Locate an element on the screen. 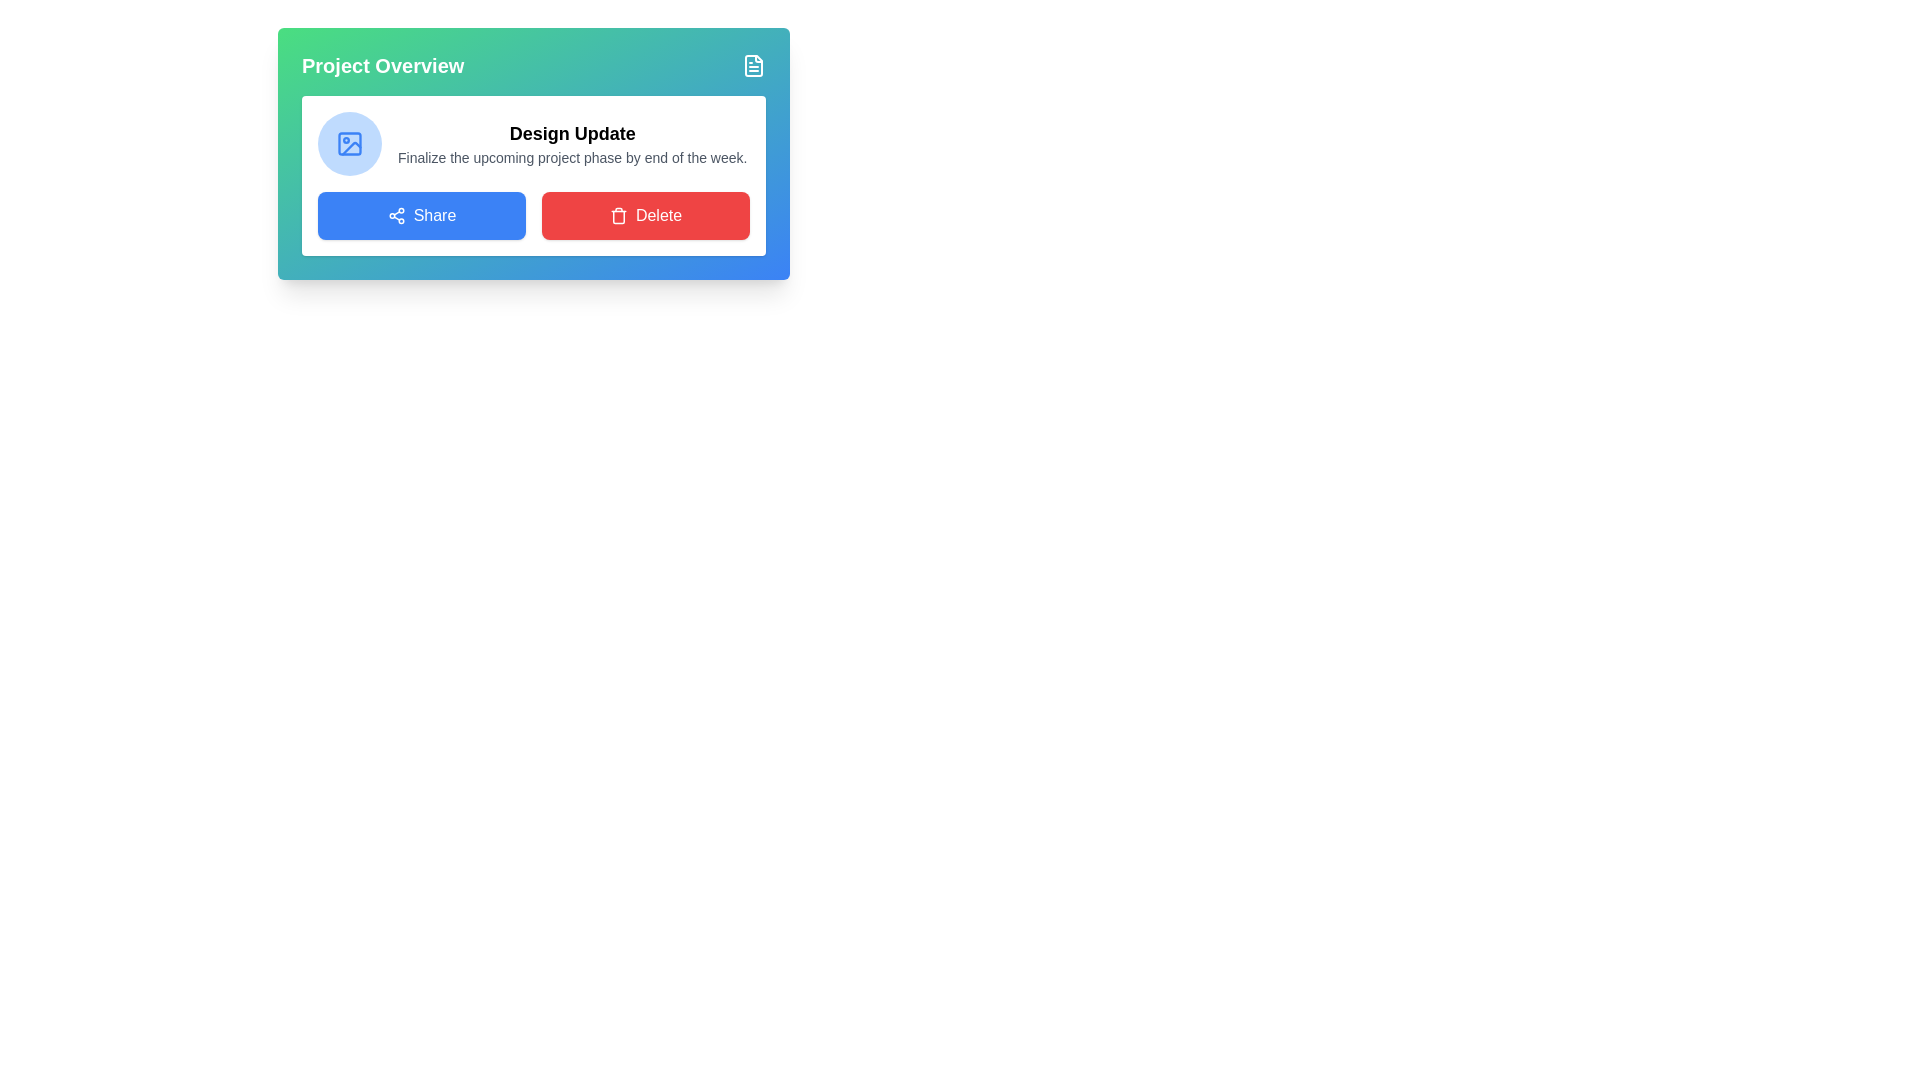 This screenshot has height=1080, width=1920. the small share icon, which is a clean and modern styled icon with three circles connected by lines, positioned to the left of the 'Share' button on a blue background is located at coordinates (396, 216).